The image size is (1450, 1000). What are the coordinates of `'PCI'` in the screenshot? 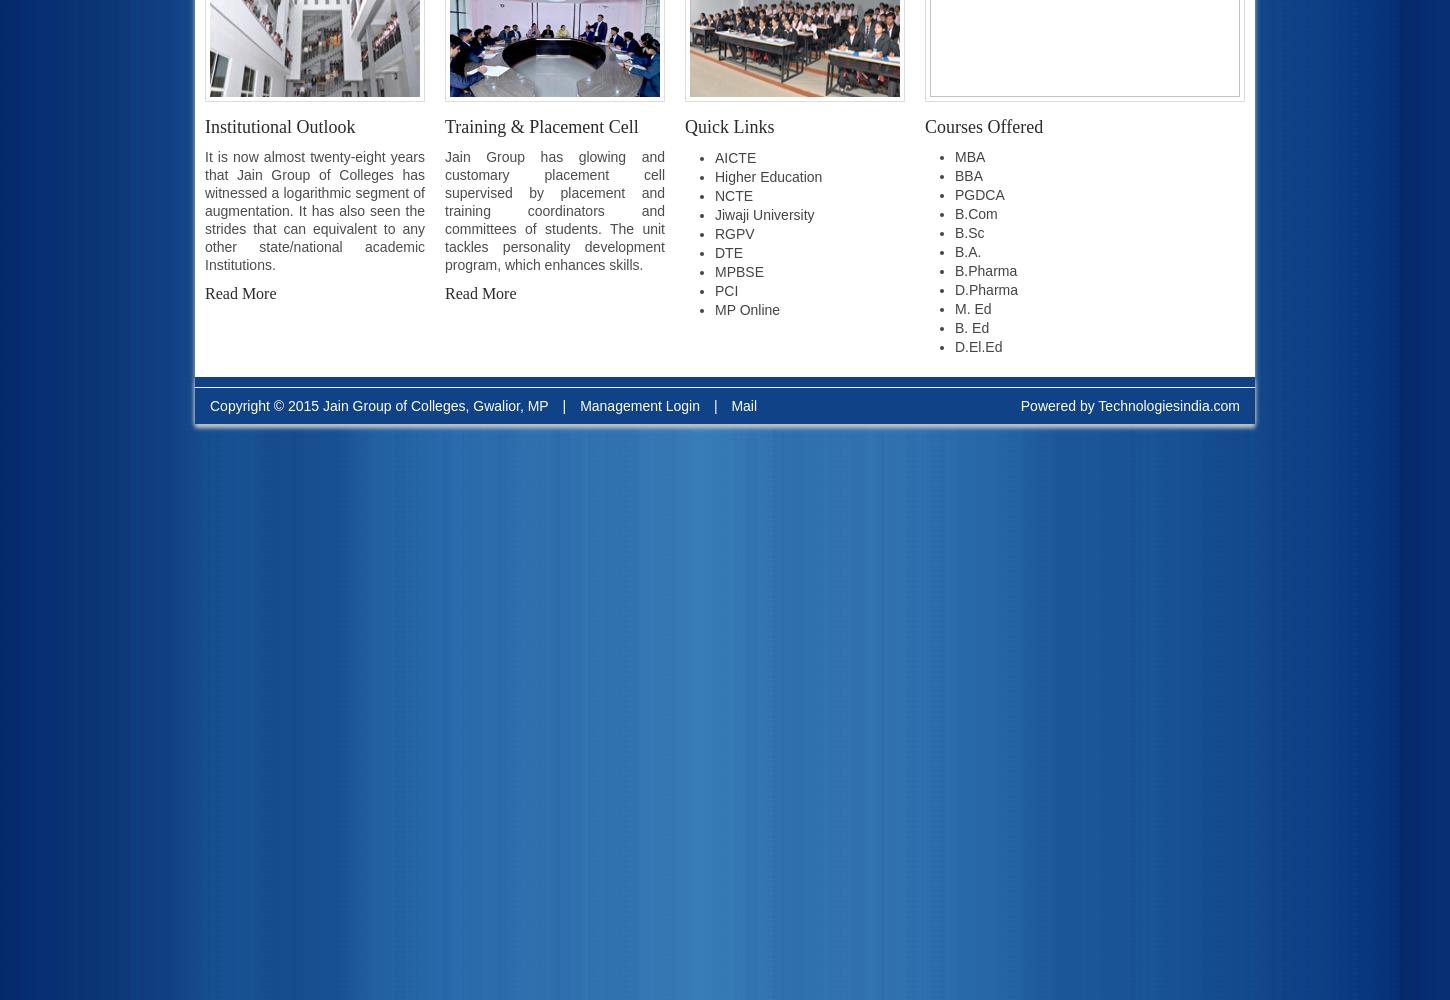 It's located at (726, 291).